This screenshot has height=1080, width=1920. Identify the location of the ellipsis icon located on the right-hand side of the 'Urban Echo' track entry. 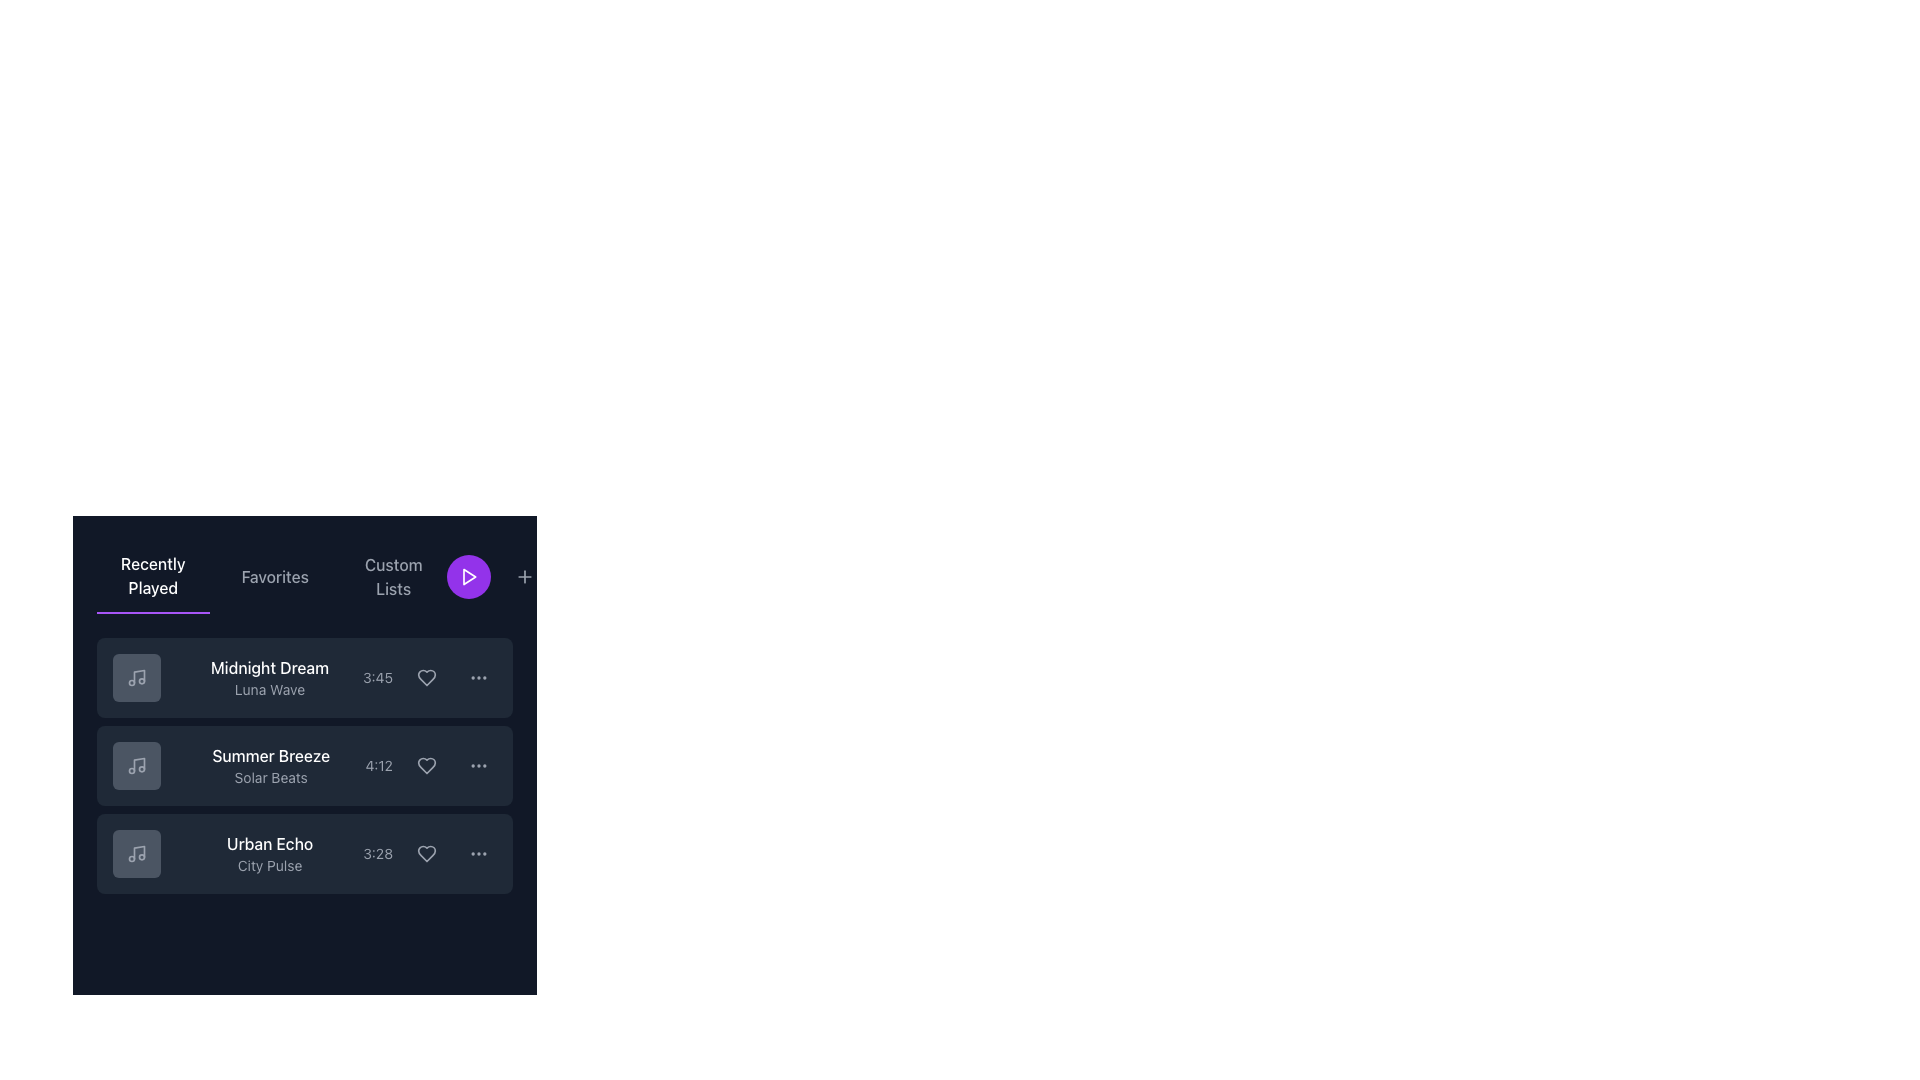
(478, 853).